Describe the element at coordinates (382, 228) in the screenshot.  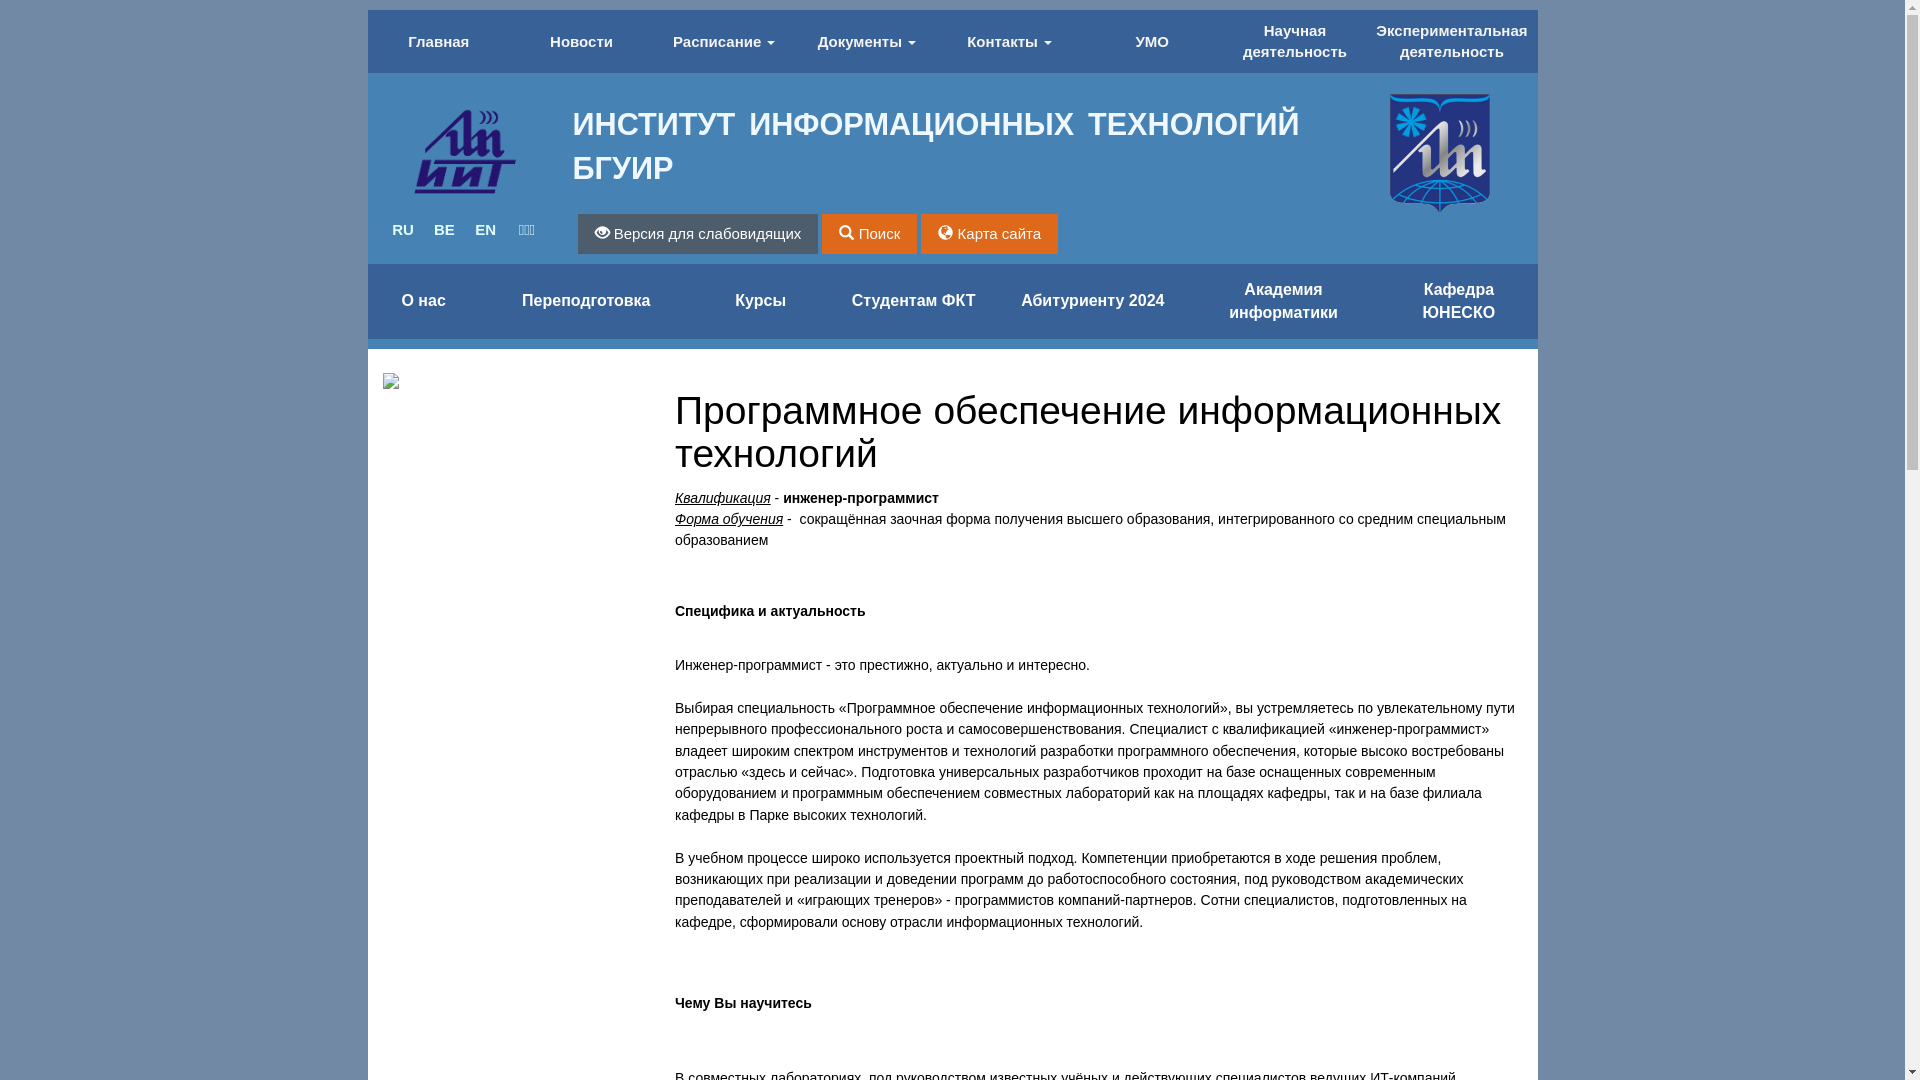
I see `'RU'` at that location.